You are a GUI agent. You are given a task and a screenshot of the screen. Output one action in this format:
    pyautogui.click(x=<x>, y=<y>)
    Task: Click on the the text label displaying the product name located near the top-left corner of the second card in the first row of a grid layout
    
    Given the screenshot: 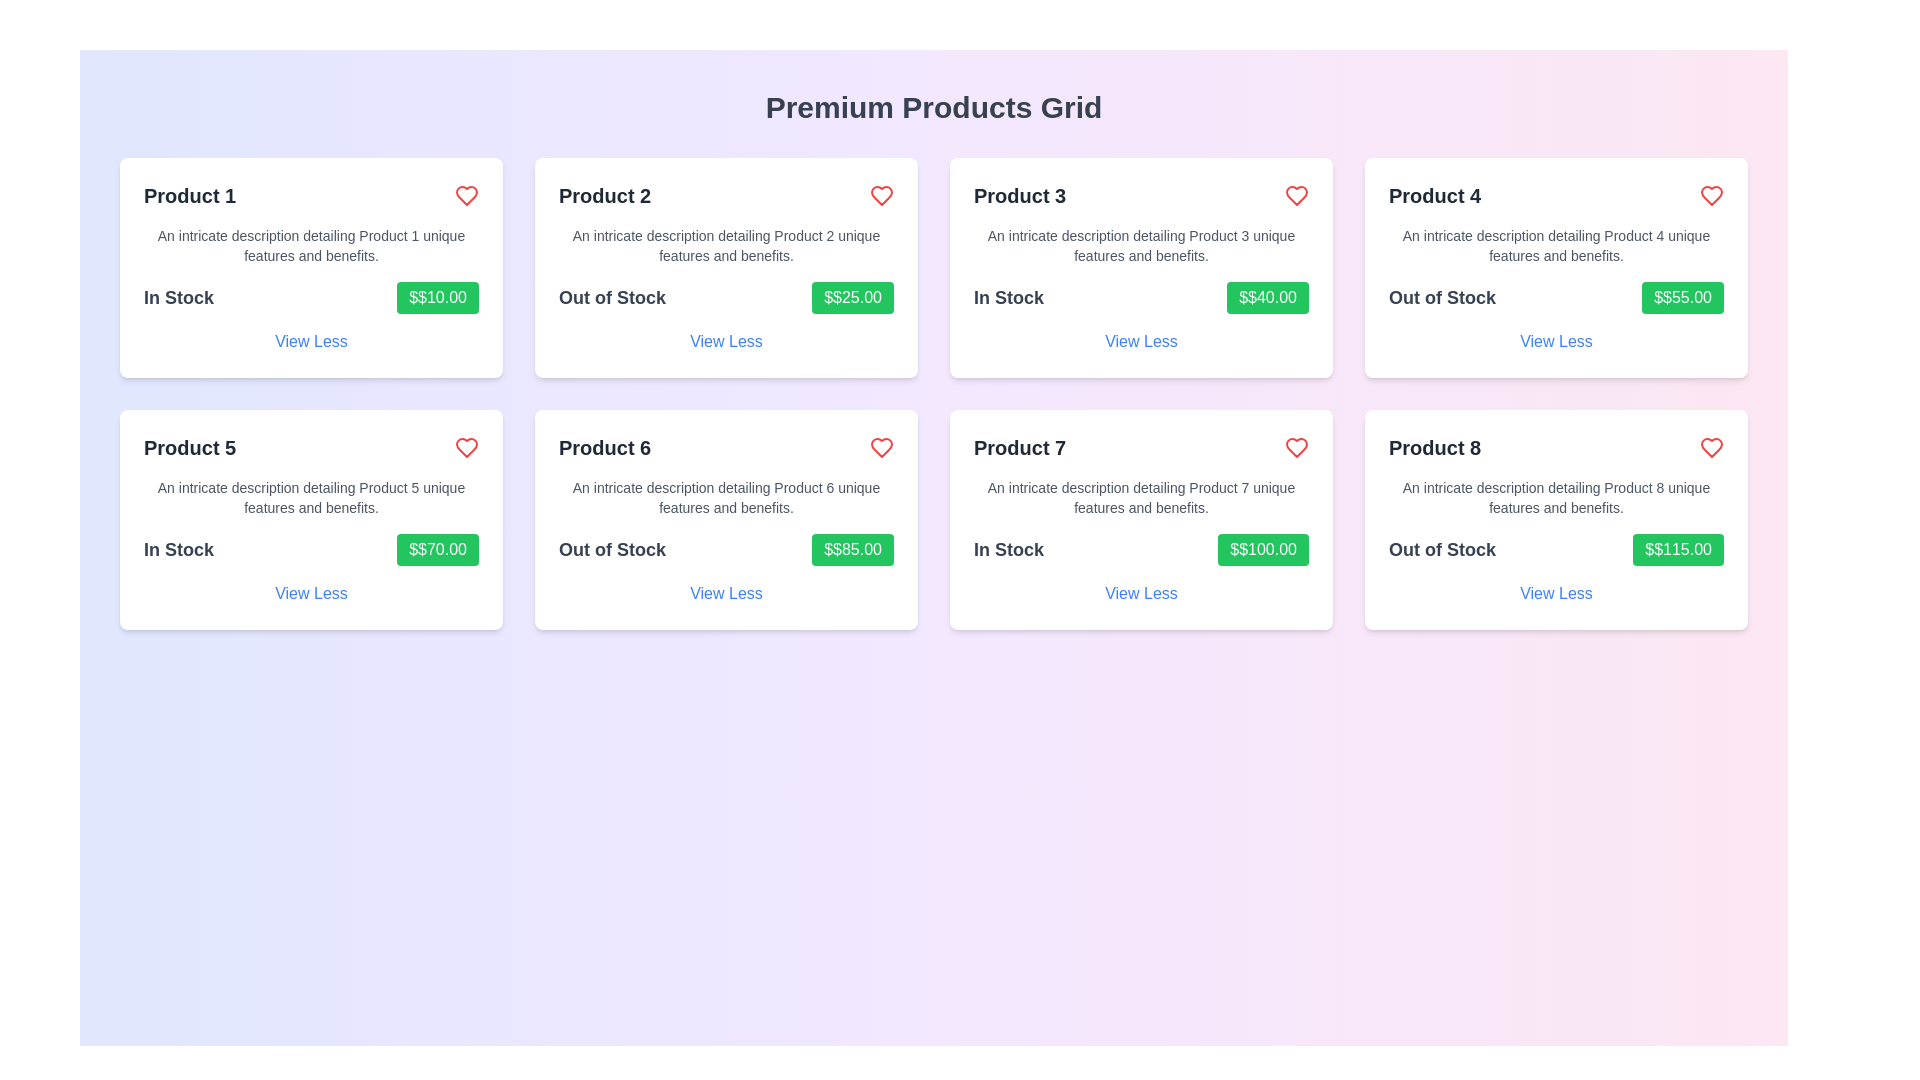 What is the action you would take?
    pyautogui.click(x=604, y=196)
    